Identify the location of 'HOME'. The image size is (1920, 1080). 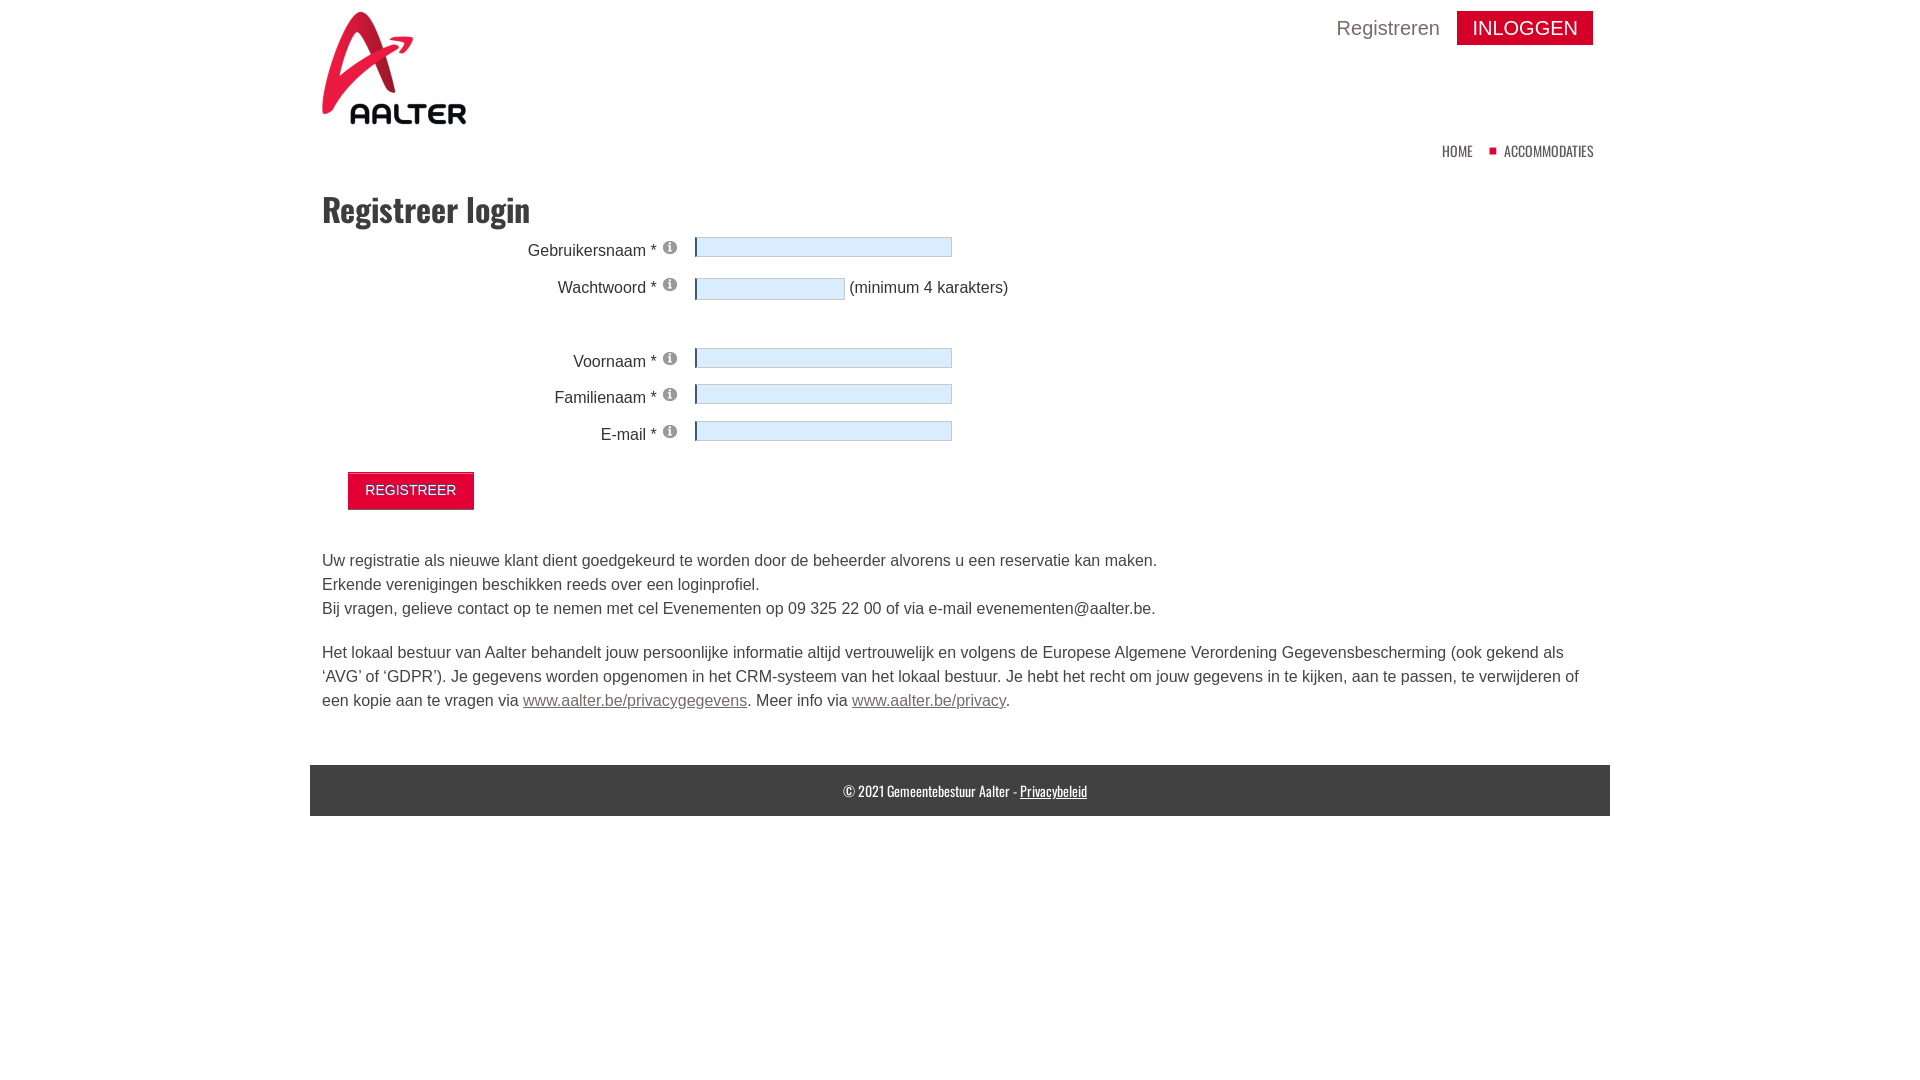
(1458, 149).